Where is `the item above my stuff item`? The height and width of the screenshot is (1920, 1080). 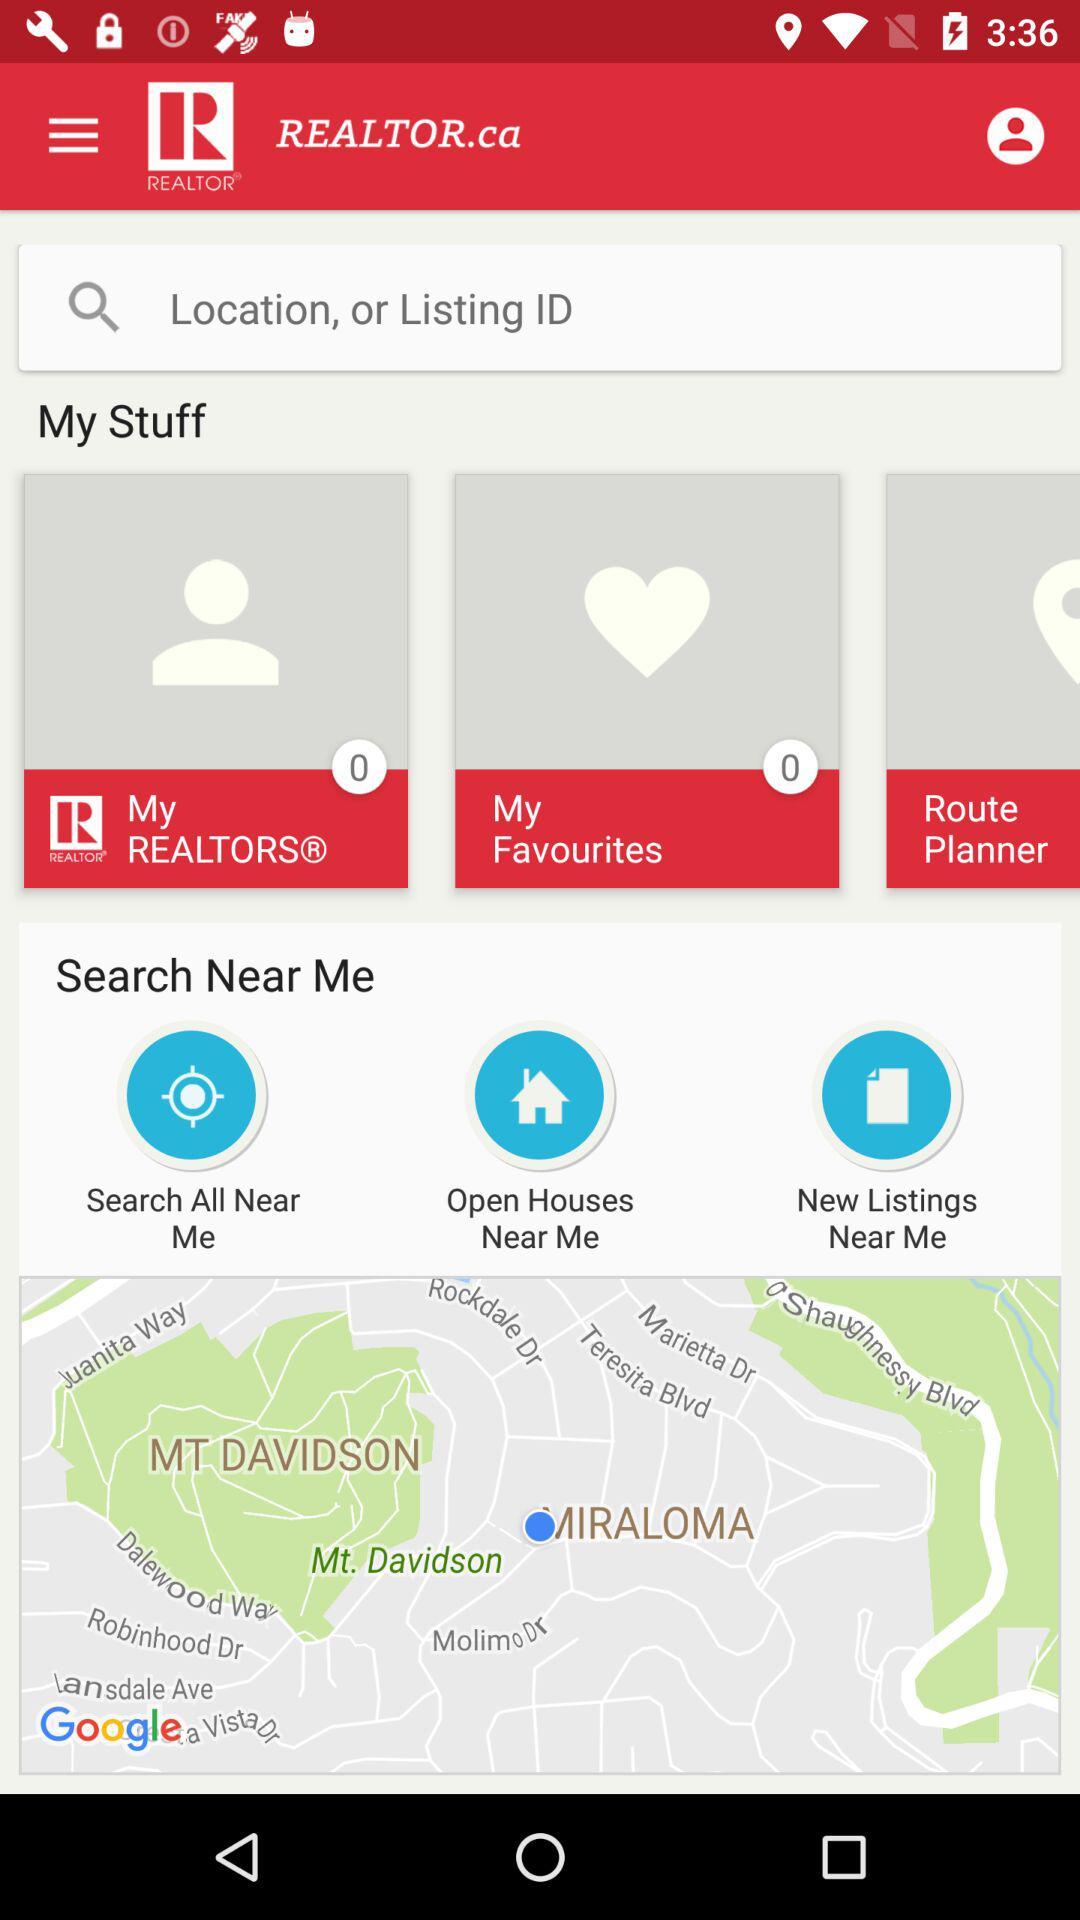 the item above my stuff item is located at coordinates (540, 306).